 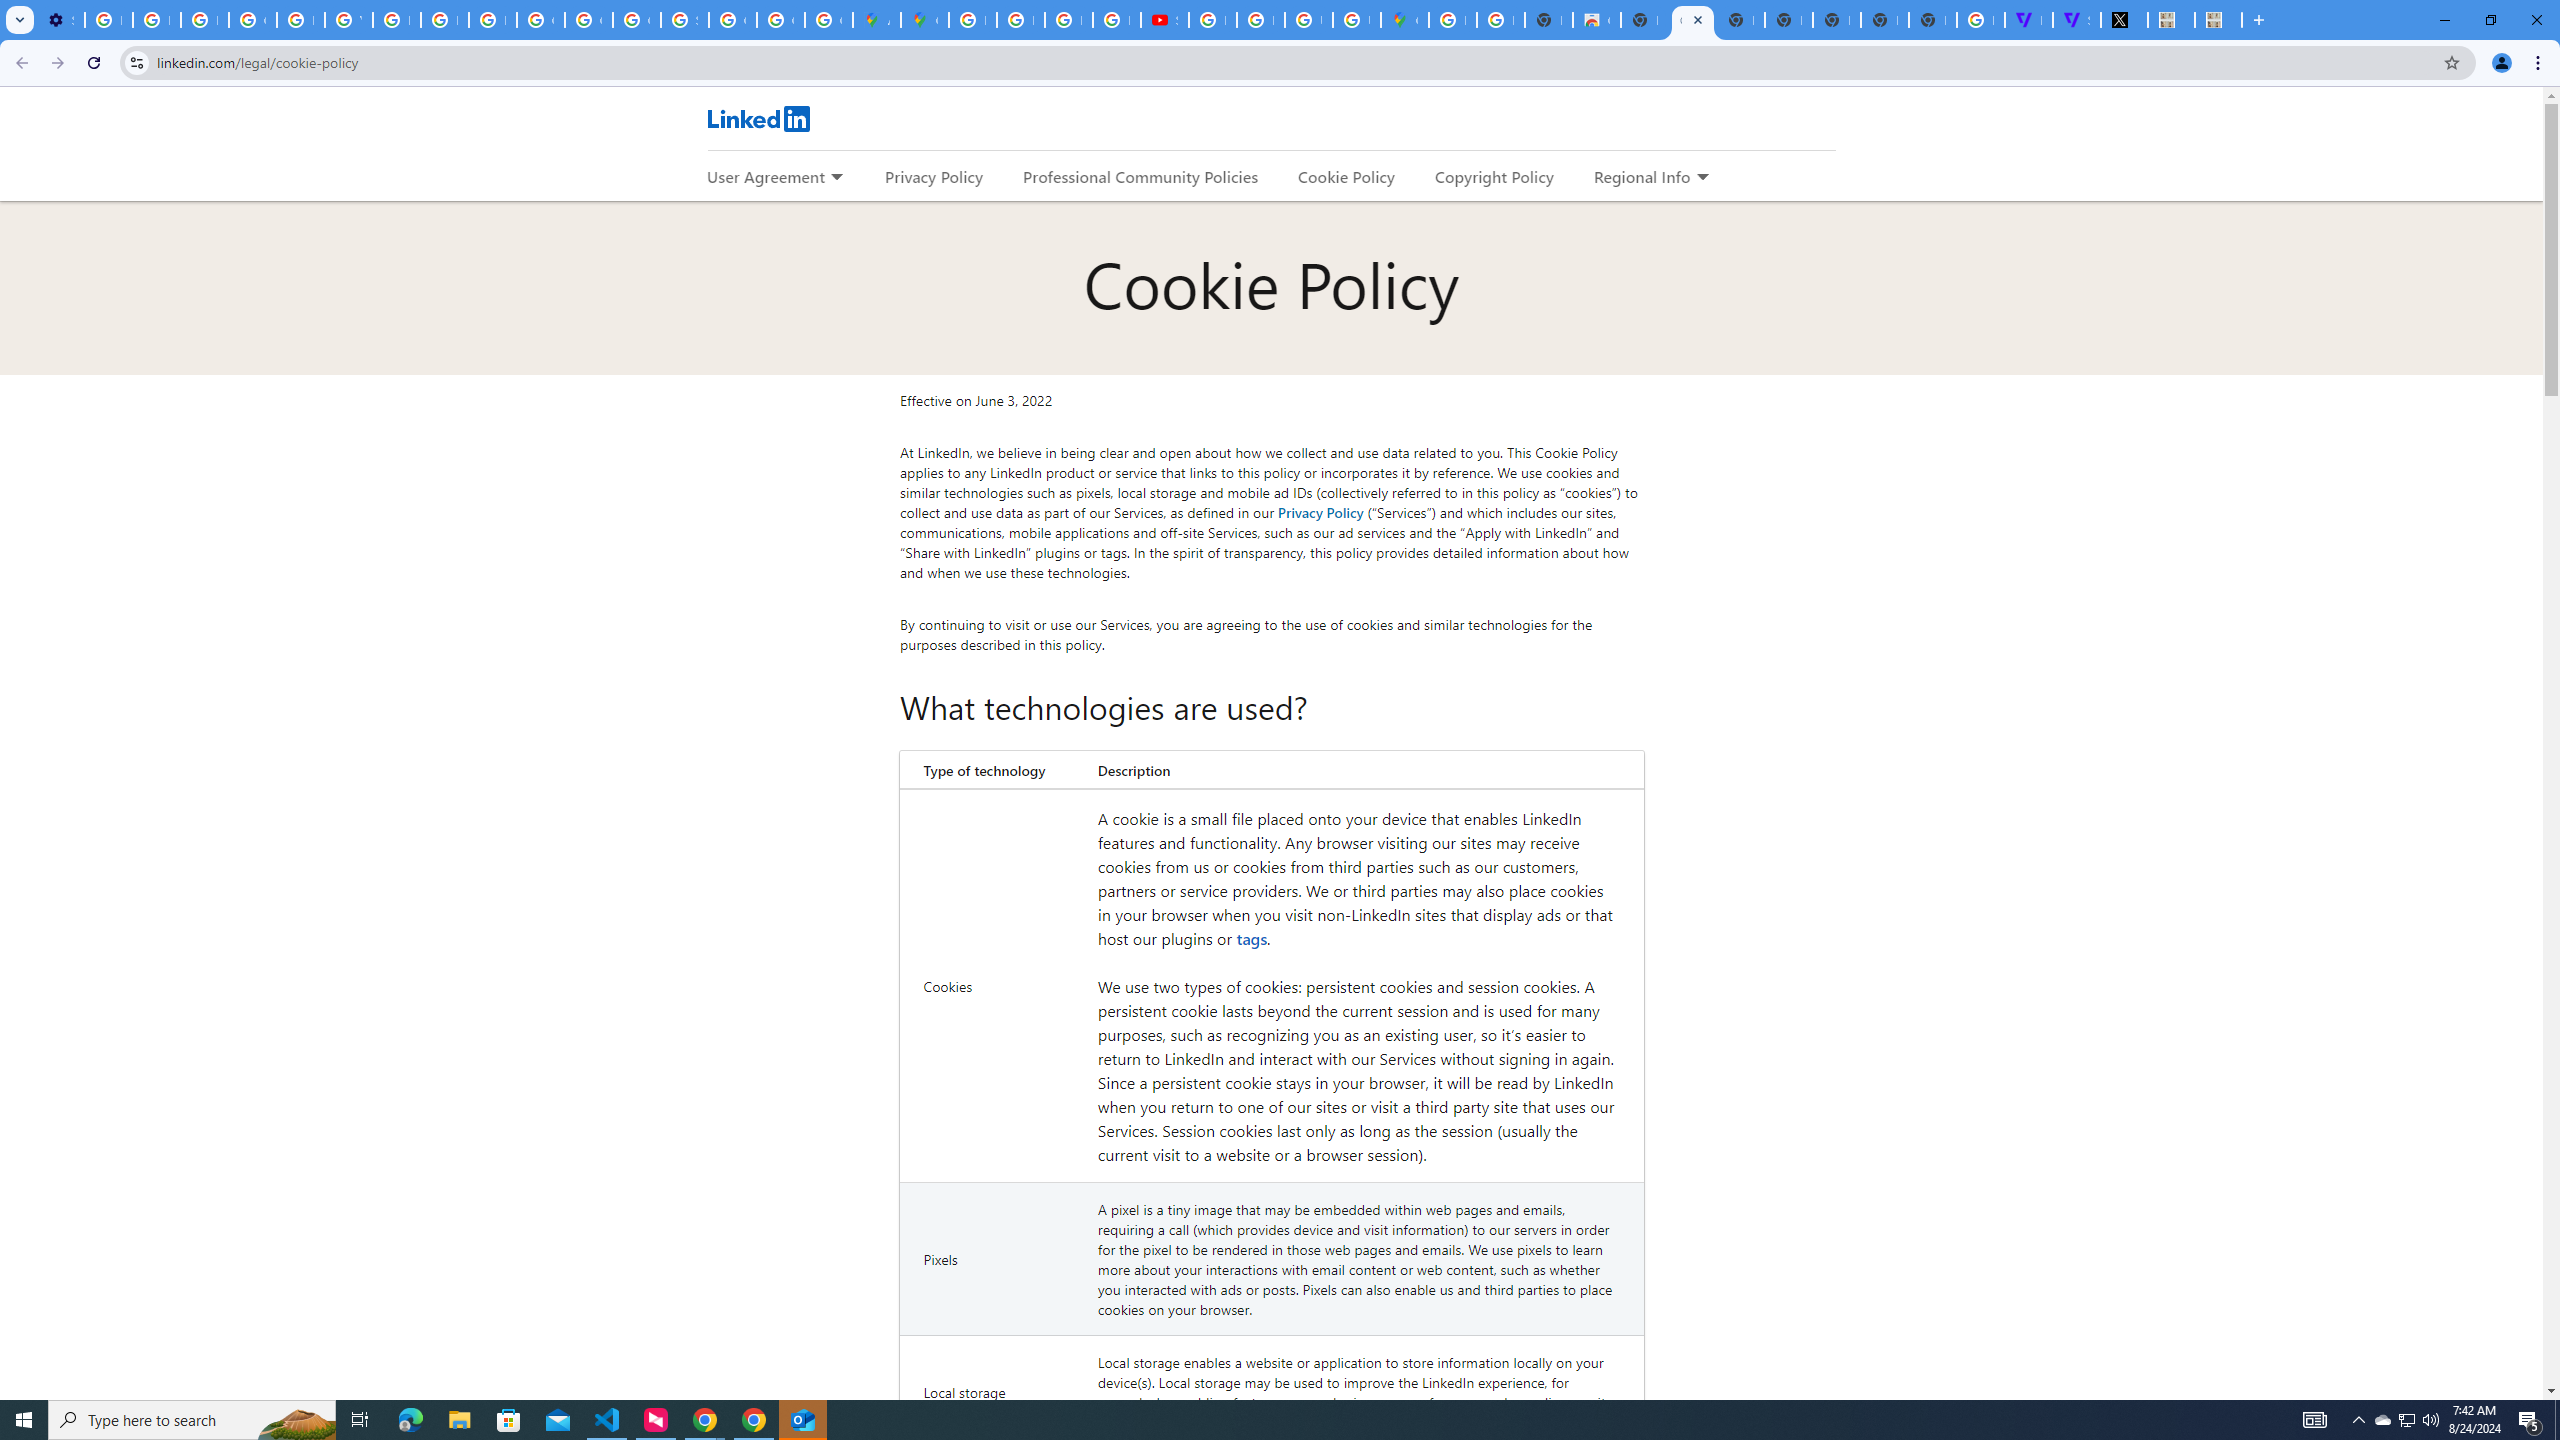 What do you see at coordinates (2123, 19) in the screenshot?
I see `'Miley Cyrus (@MileyCyrus) / X'` at bounding box center [2123, 19].